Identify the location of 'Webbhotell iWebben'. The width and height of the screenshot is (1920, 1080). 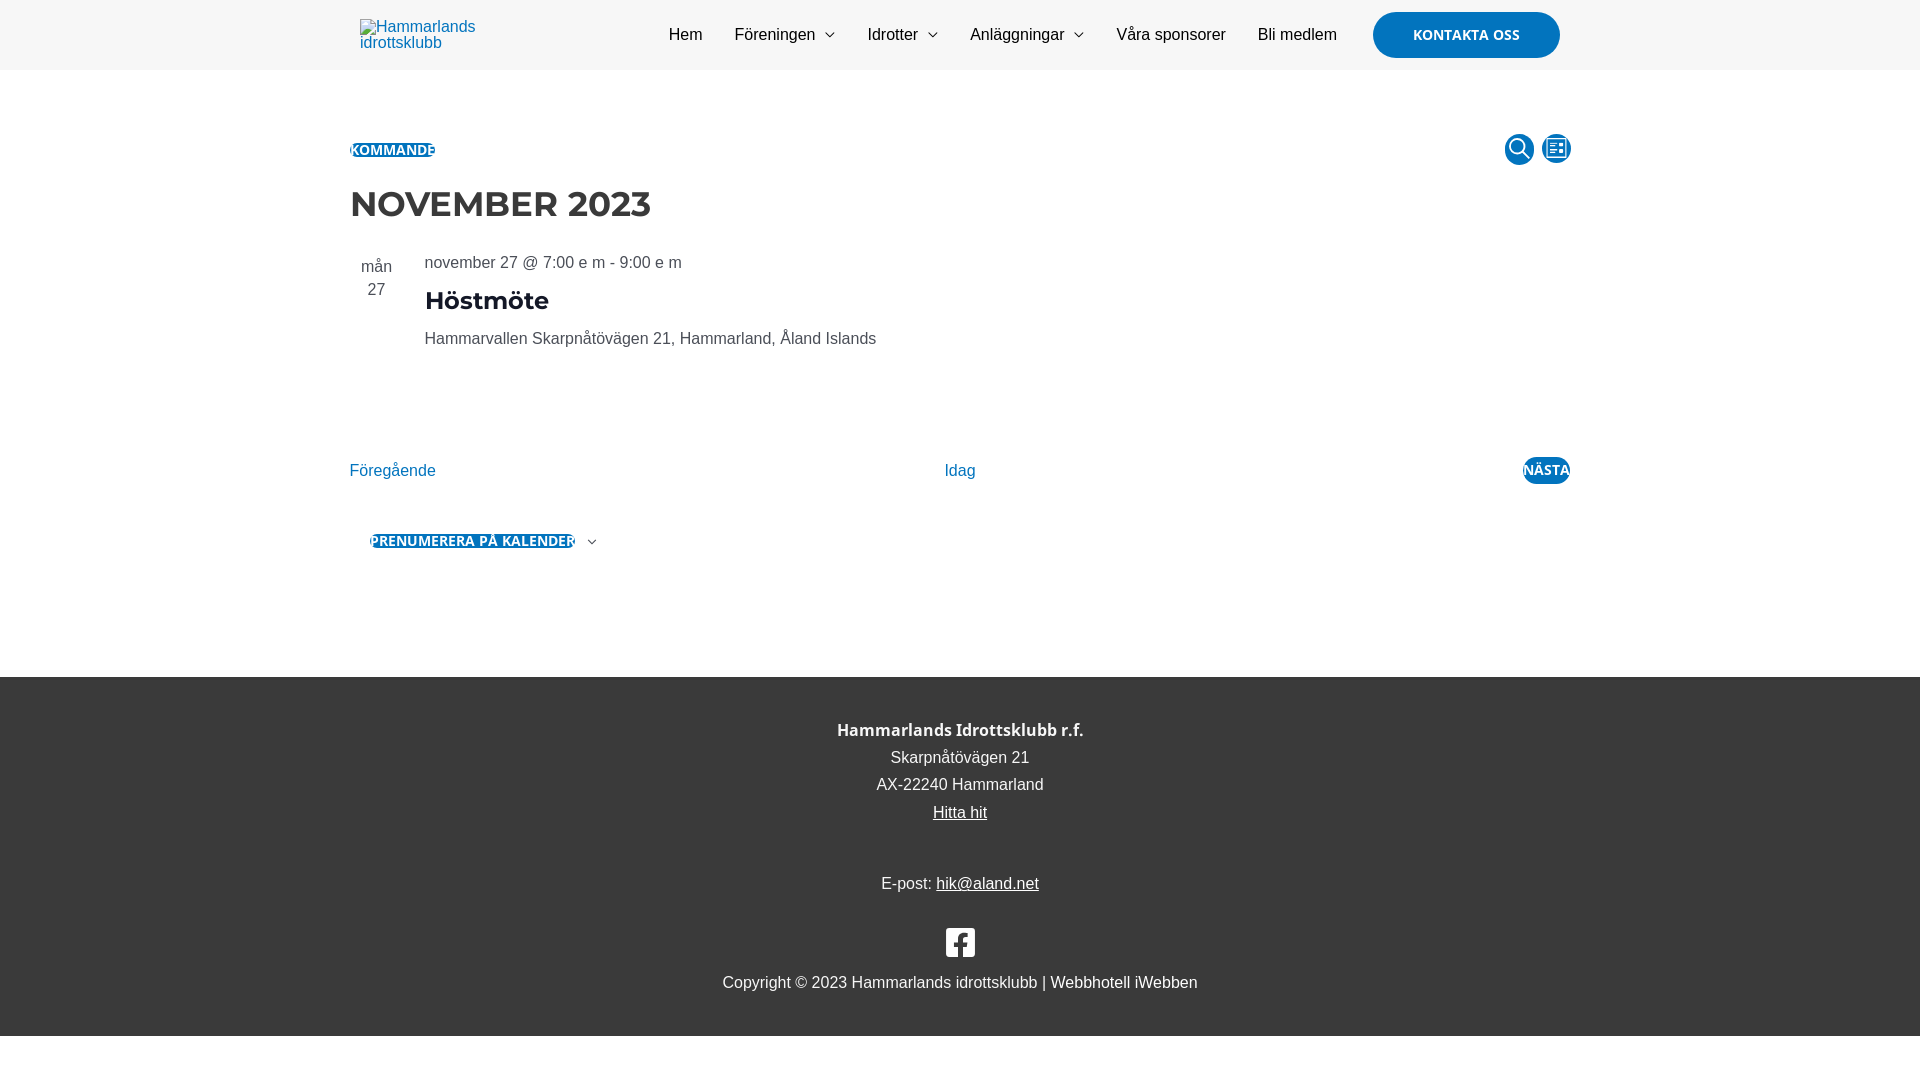
(1050, 981).